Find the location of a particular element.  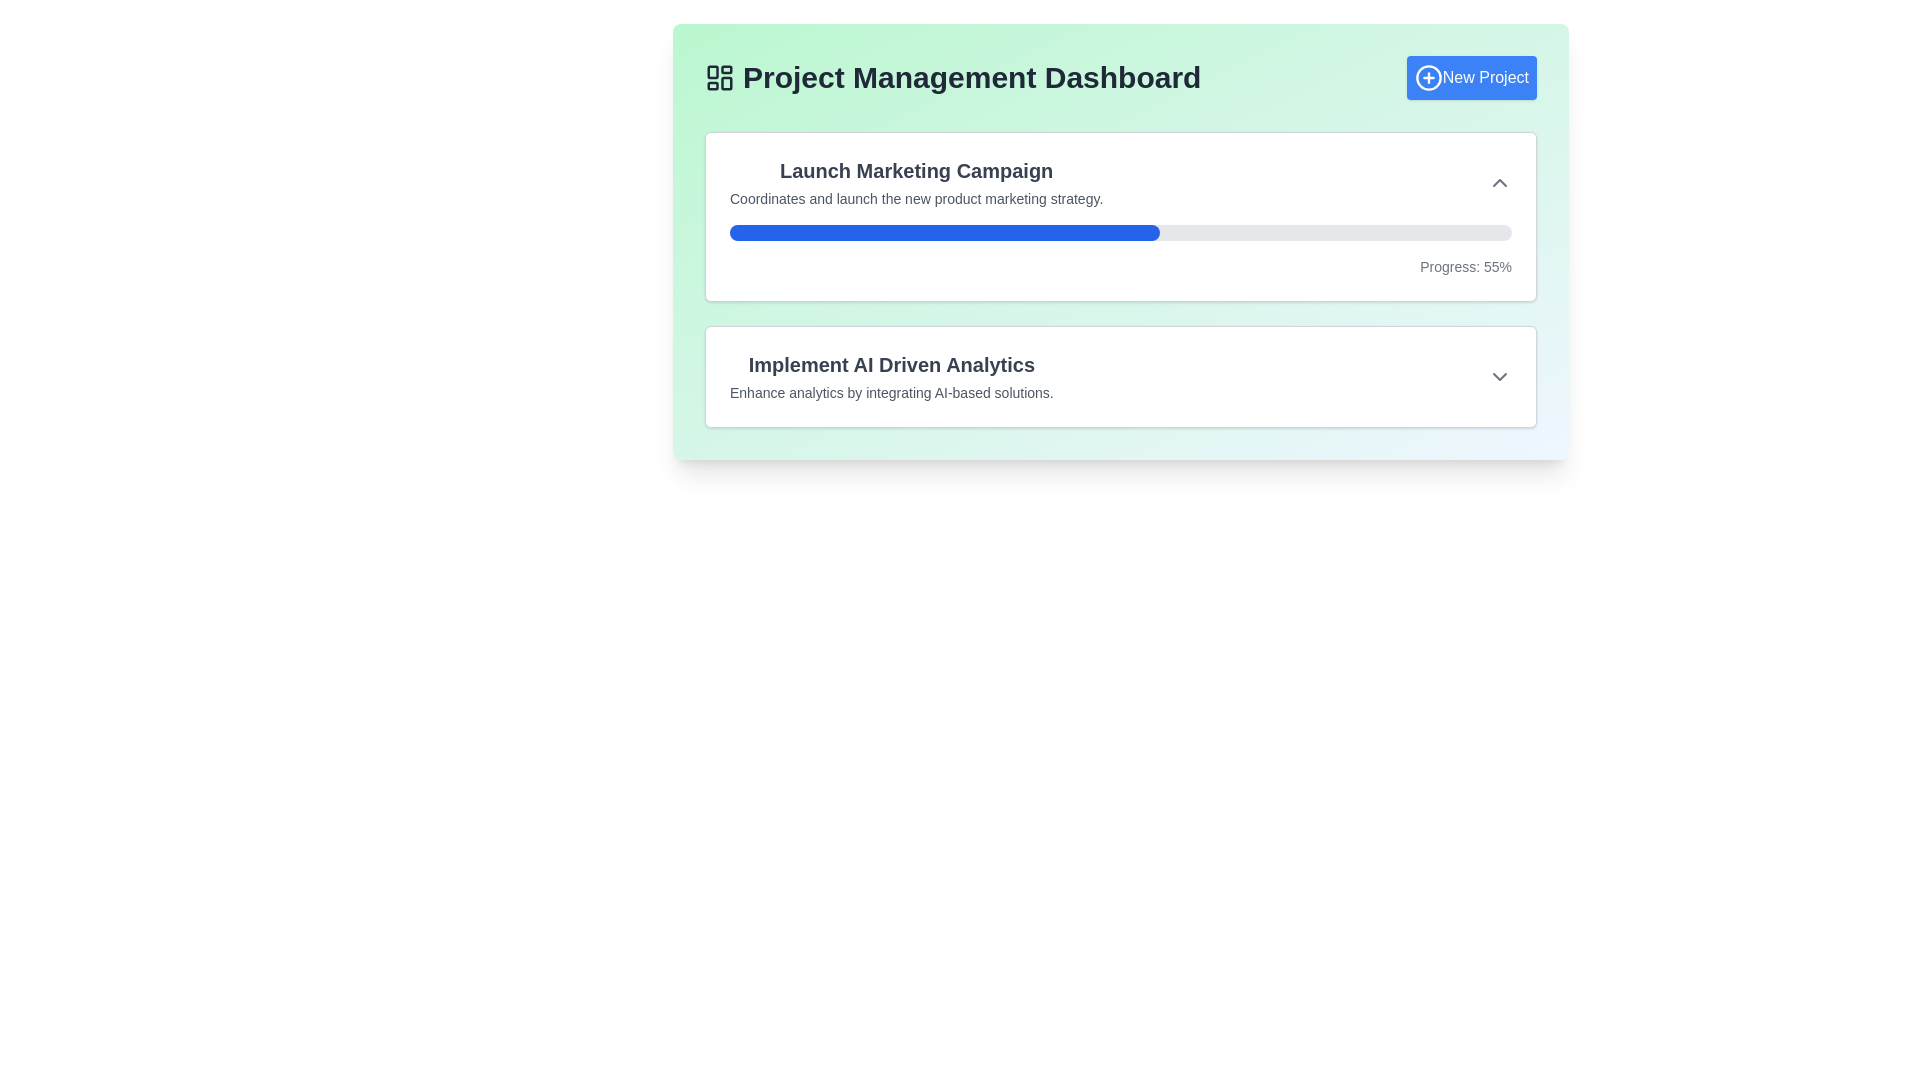

progress is located at coordinates (940, 231).